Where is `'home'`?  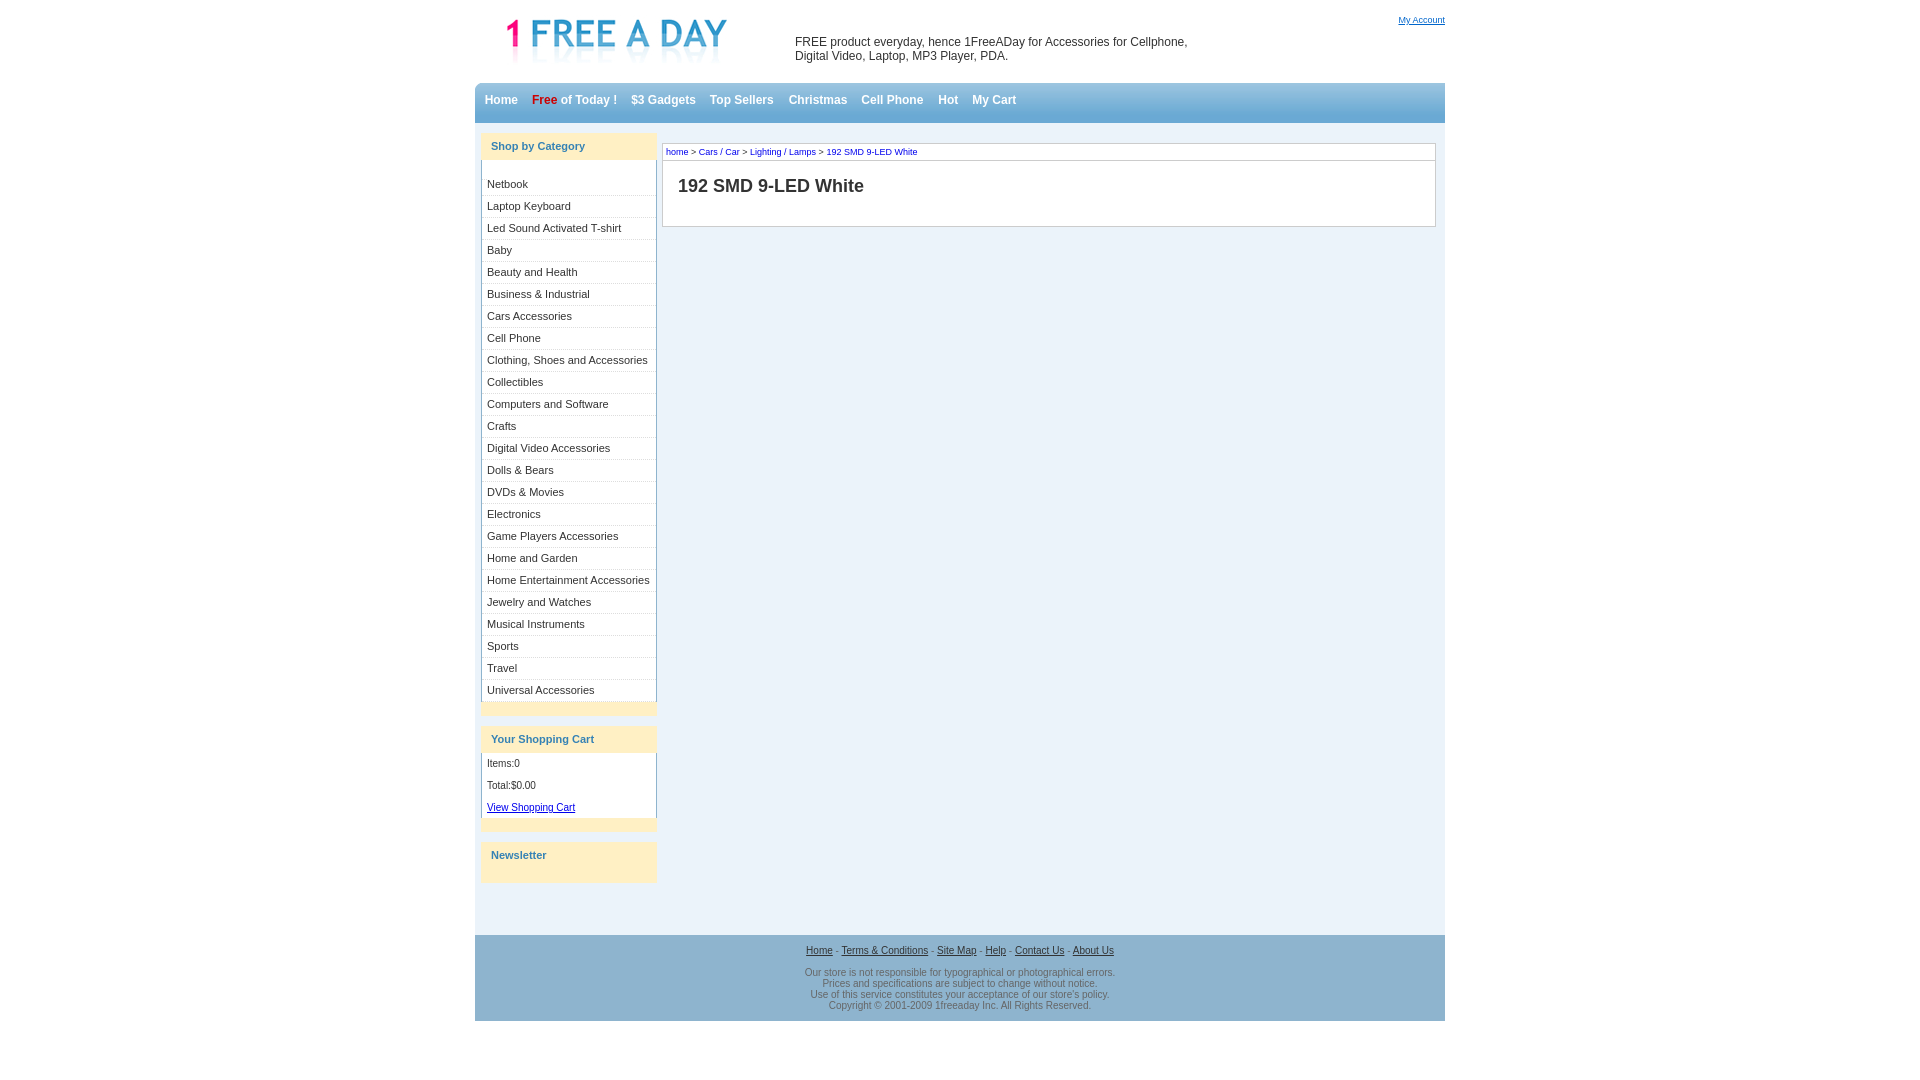 'home' is located at coordinates (677, 150).